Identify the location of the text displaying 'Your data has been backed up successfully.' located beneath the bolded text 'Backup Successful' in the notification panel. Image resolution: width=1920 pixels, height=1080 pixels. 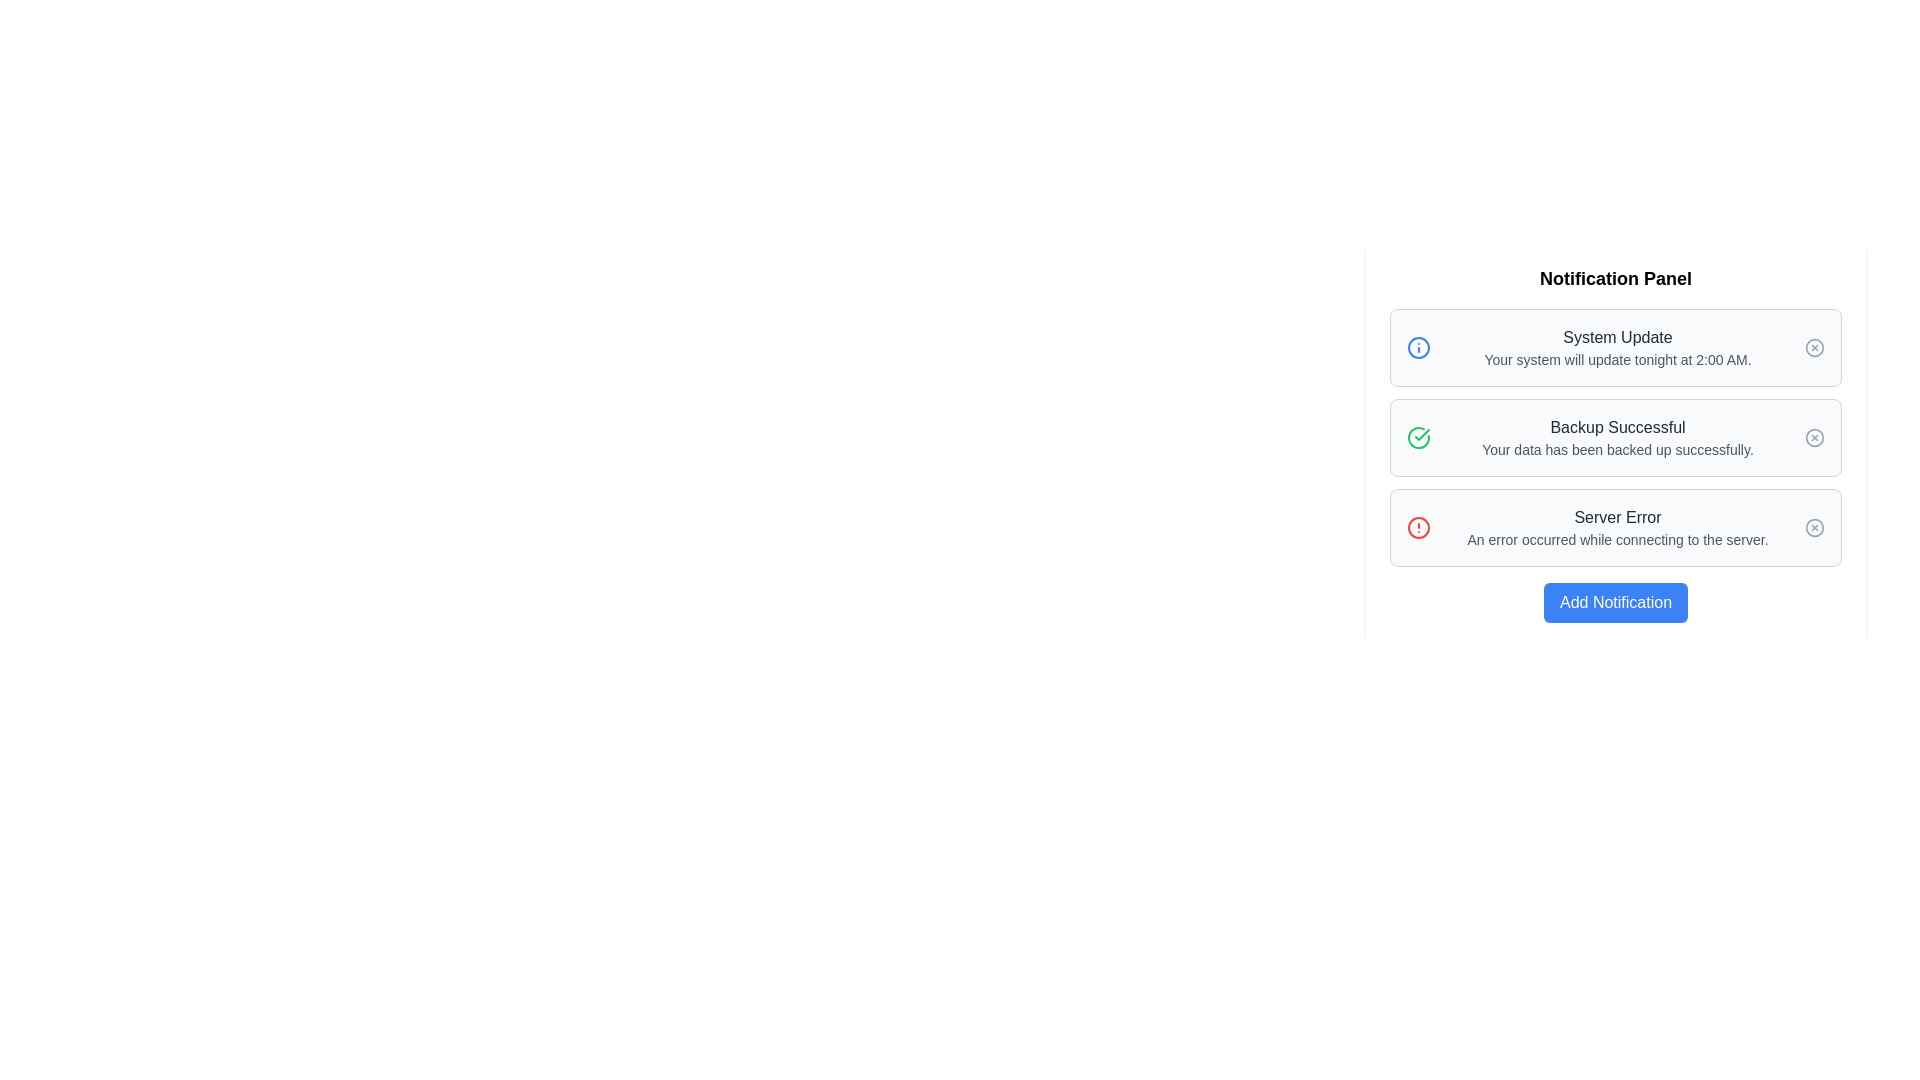
(1617, 450).